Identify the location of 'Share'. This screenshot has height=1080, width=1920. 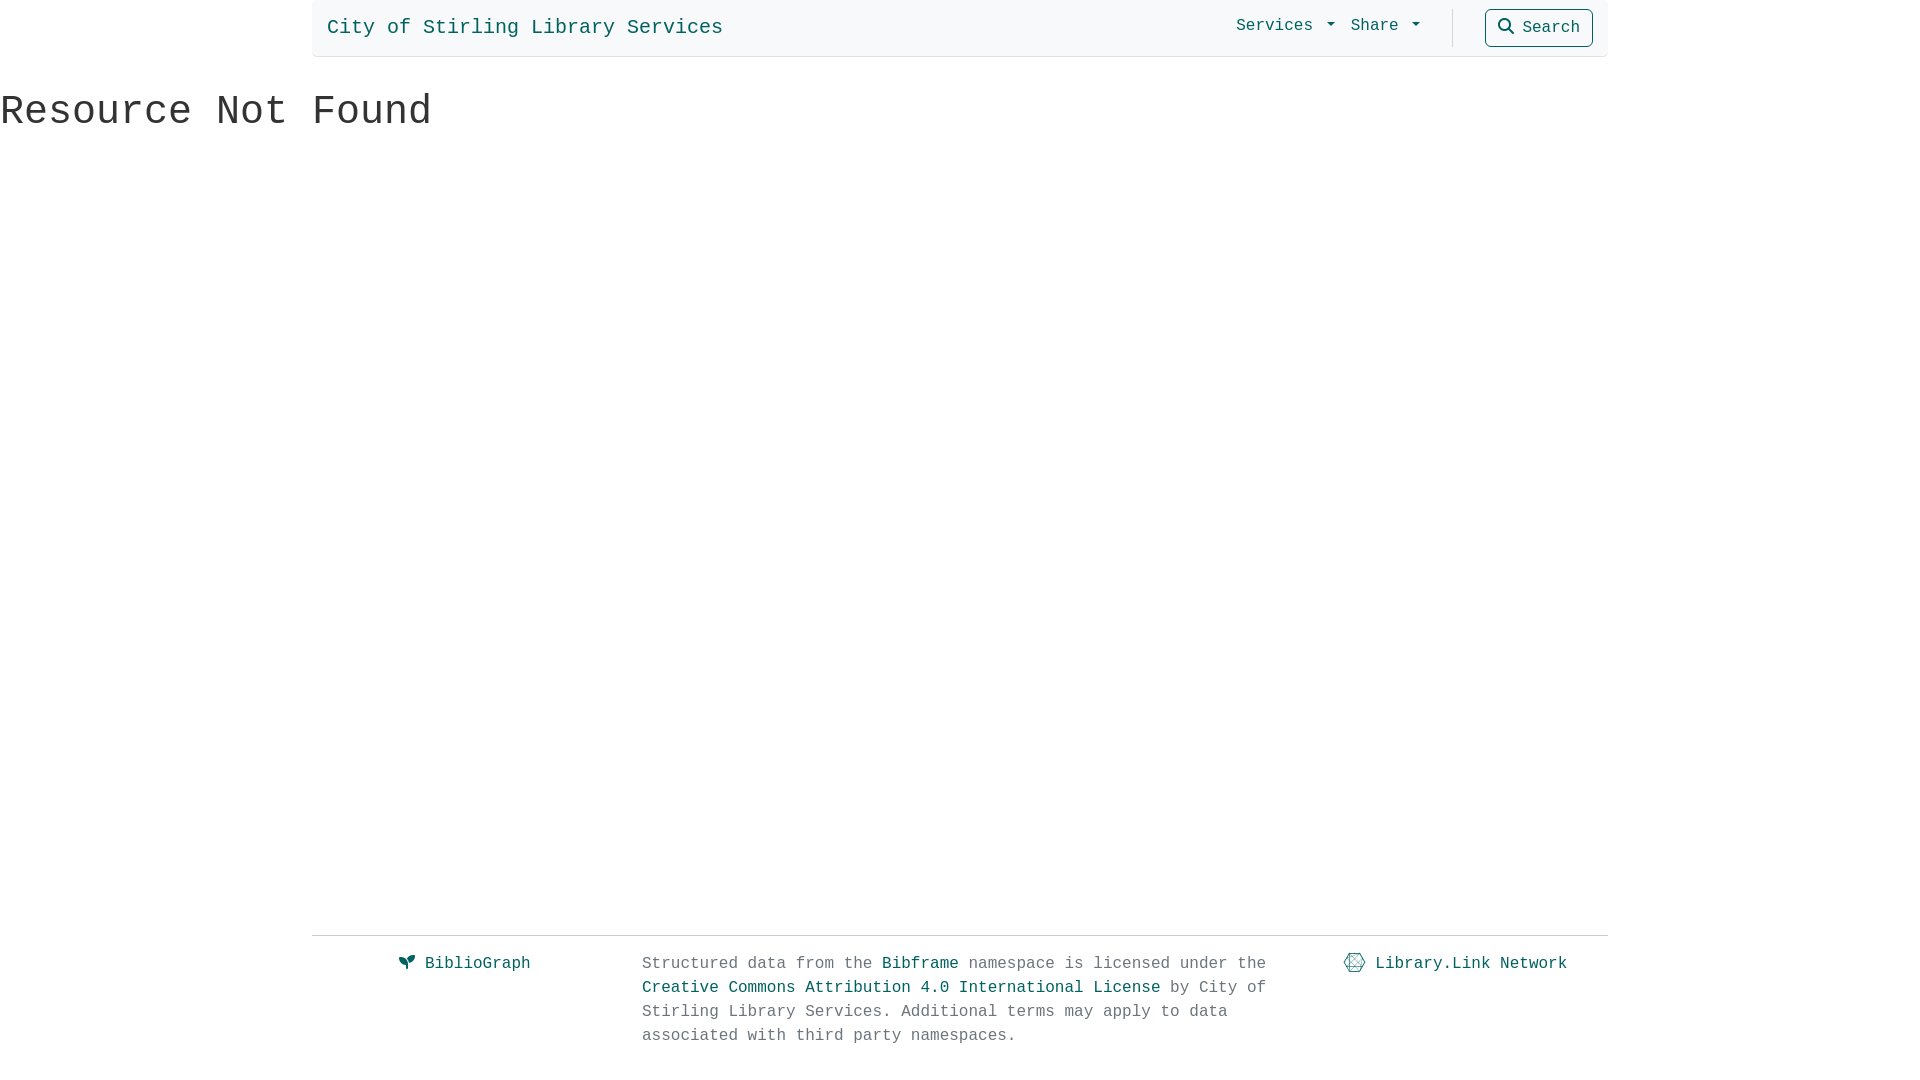
(1343, 26).